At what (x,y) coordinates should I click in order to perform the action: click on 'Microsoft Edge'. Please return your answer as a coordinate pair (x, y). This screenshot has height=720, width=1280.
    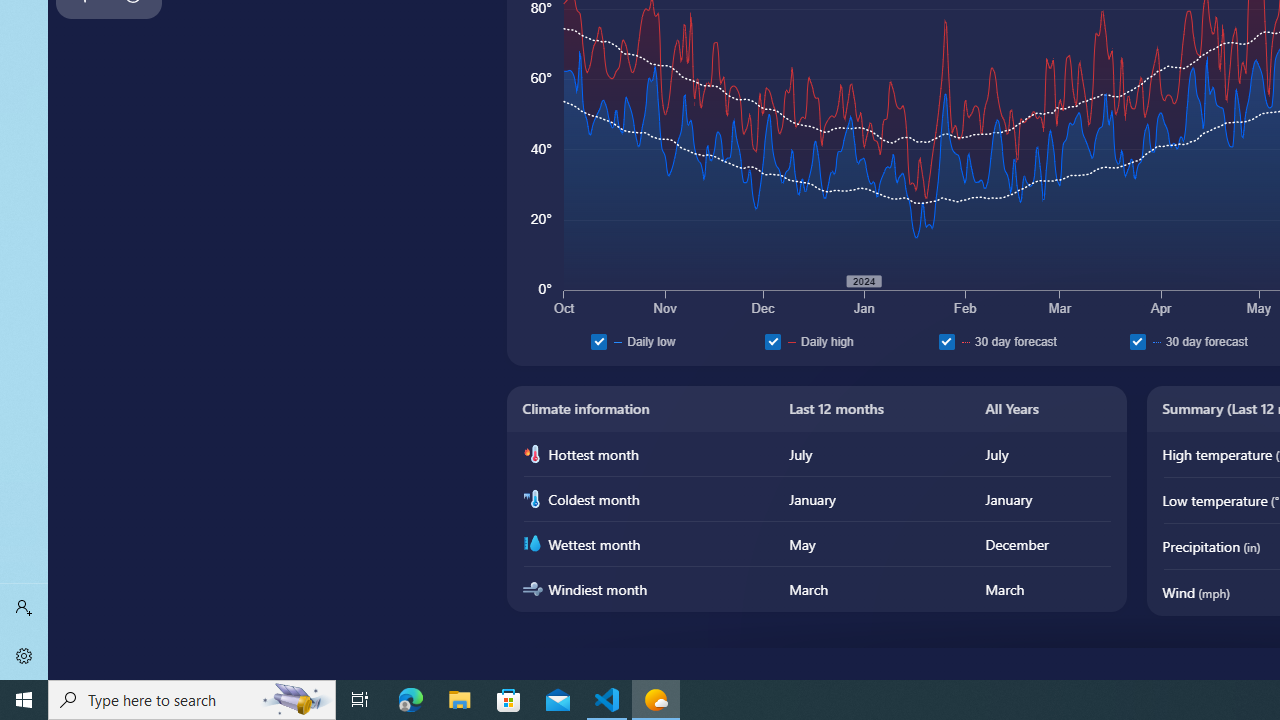
    Looking at the image, I should click on (410, 698).